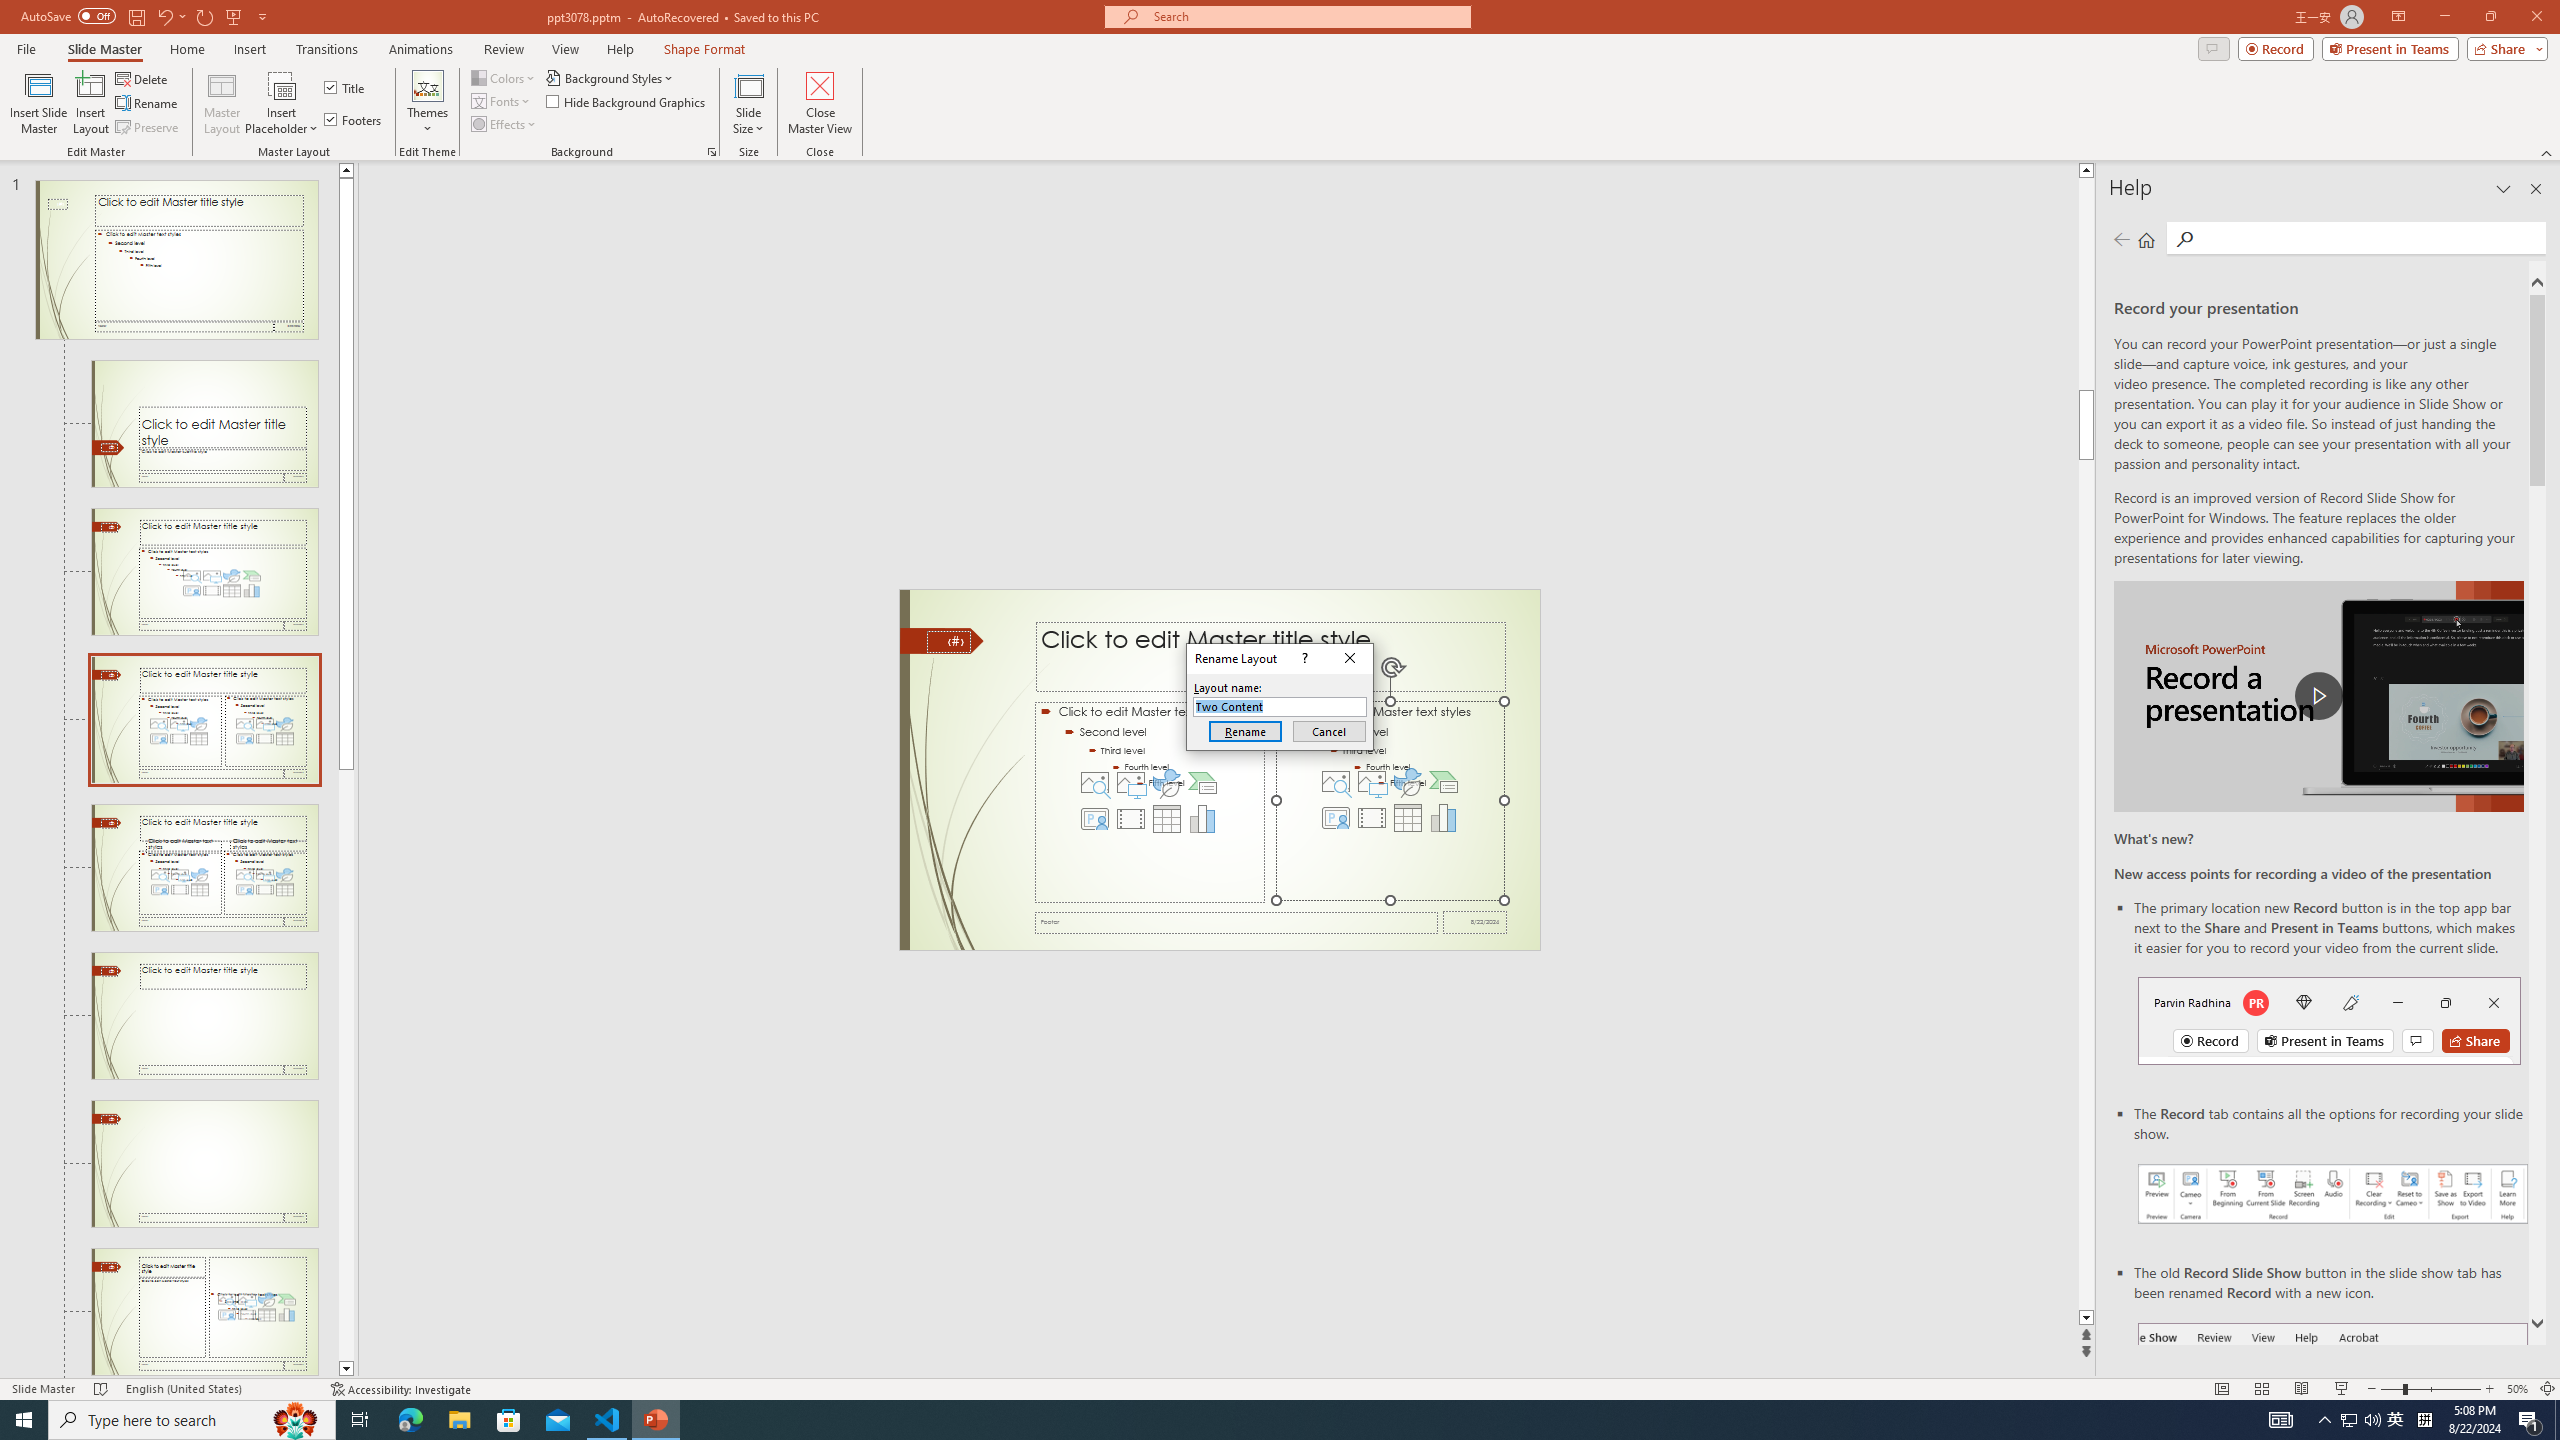 The height and width of the screenshot is (1440, 2560). Describe the element at coordinates (941, 639) in the screenshot. I see `'Freeform 11'` at that location.